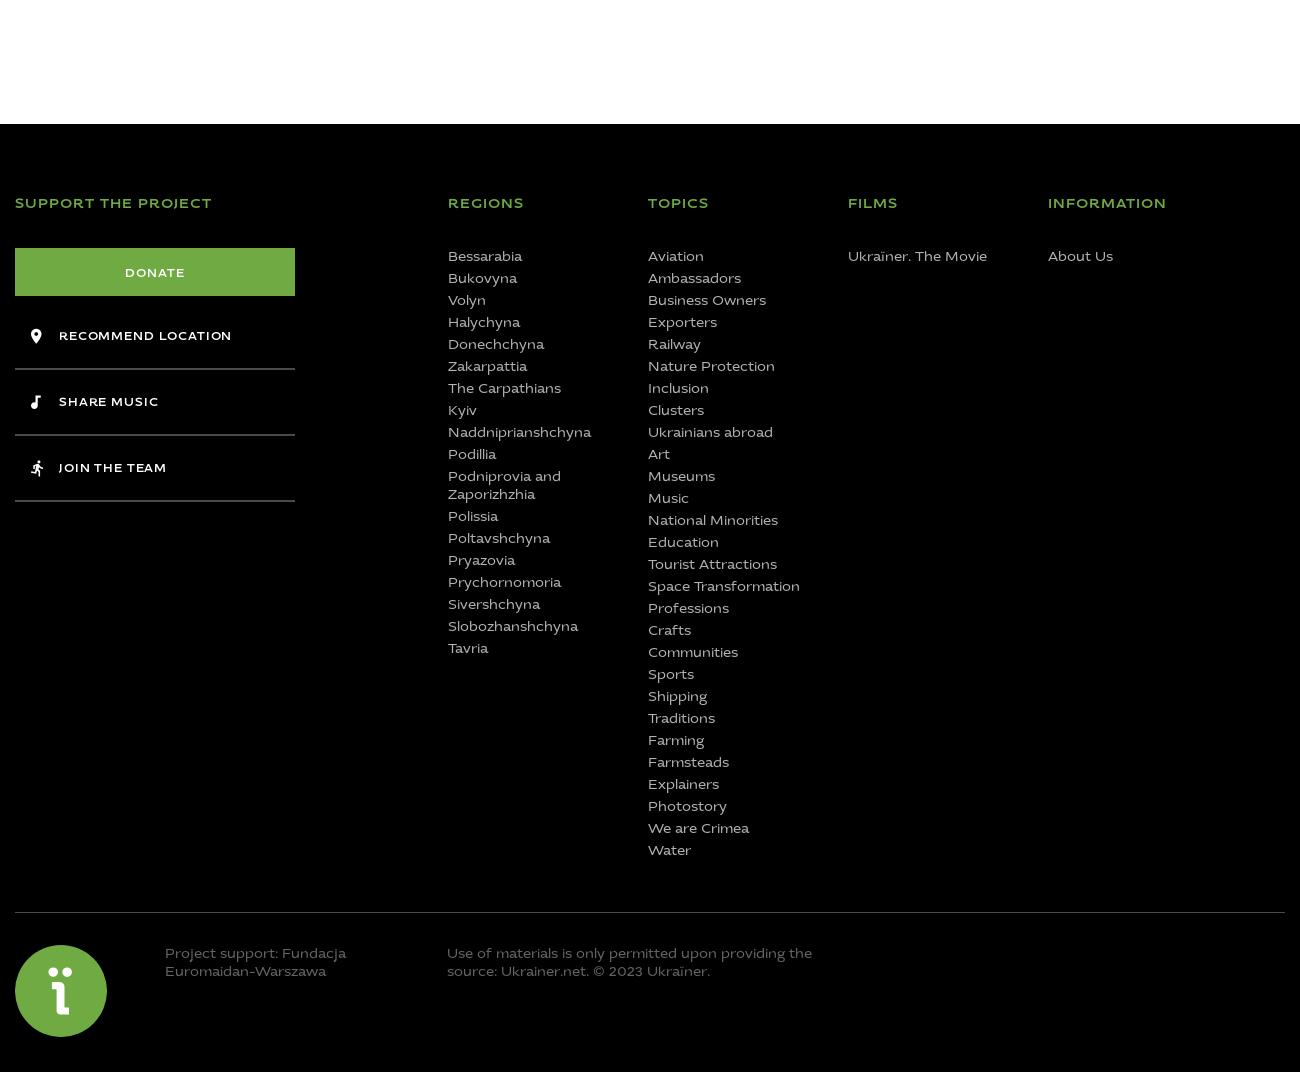  What do you see at coordinates (668, 630) in the screenshot?
I see `'Crafts'` at bounding box center [668, 630].